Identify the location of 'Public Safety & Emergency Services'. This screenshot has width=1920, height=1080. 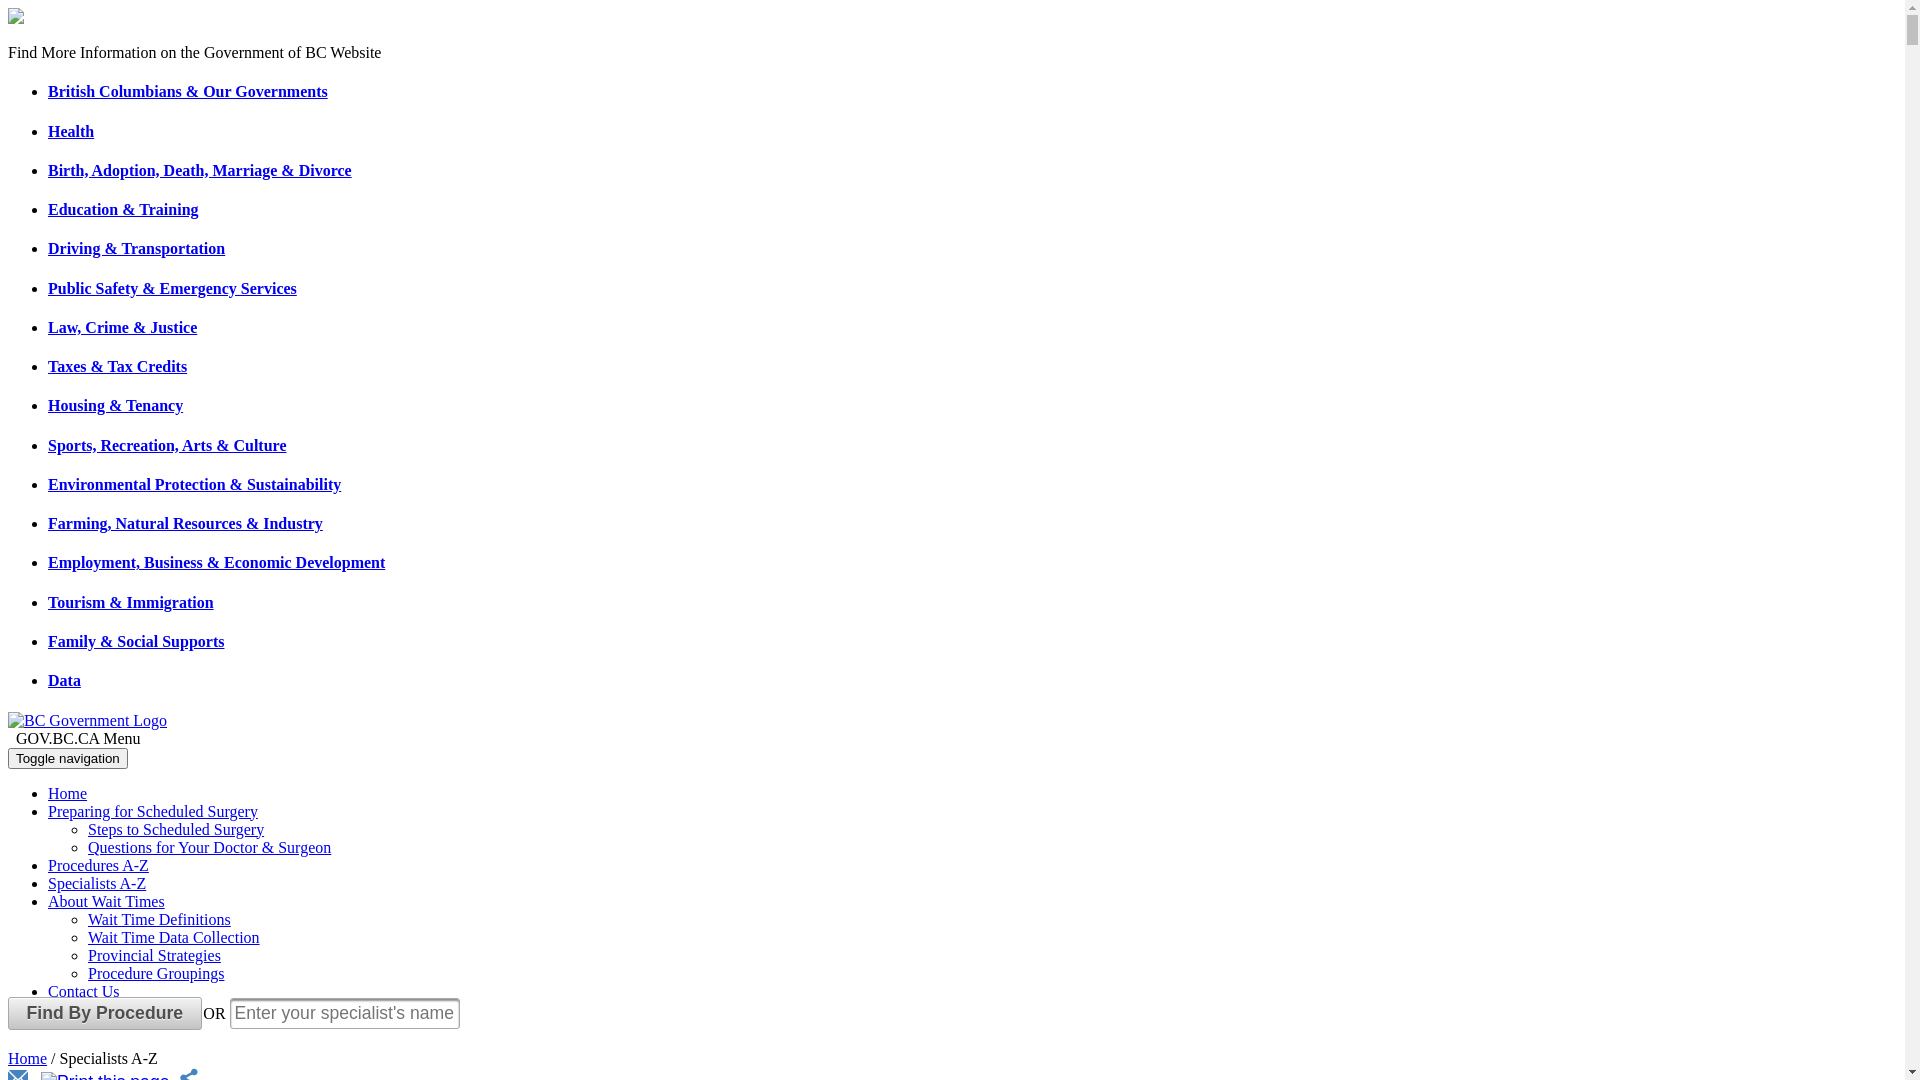
(48, 288).